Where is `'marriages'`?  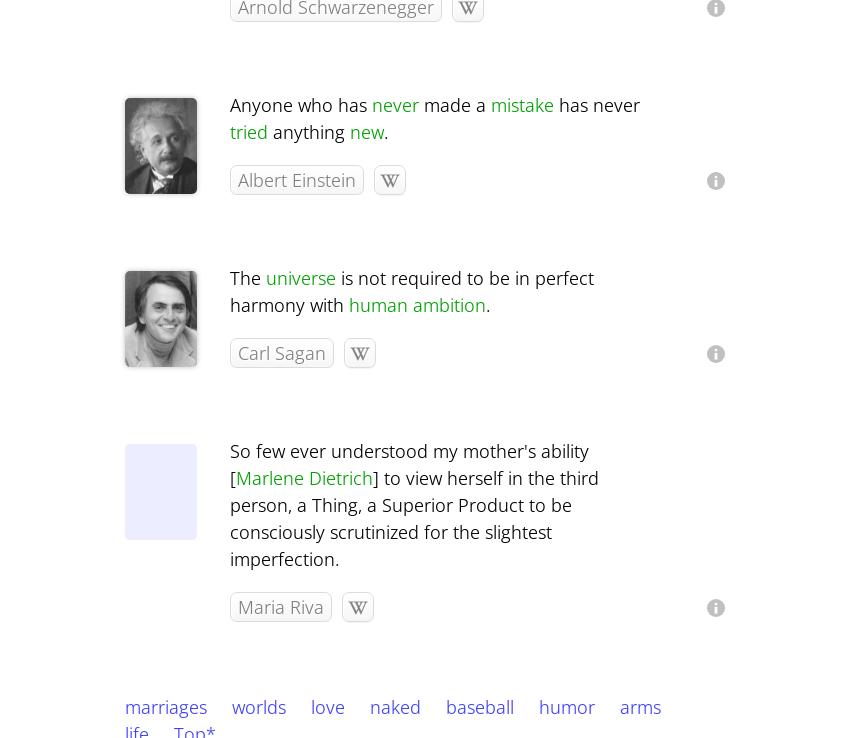
'marriages' is located at coordinates (166, 707).